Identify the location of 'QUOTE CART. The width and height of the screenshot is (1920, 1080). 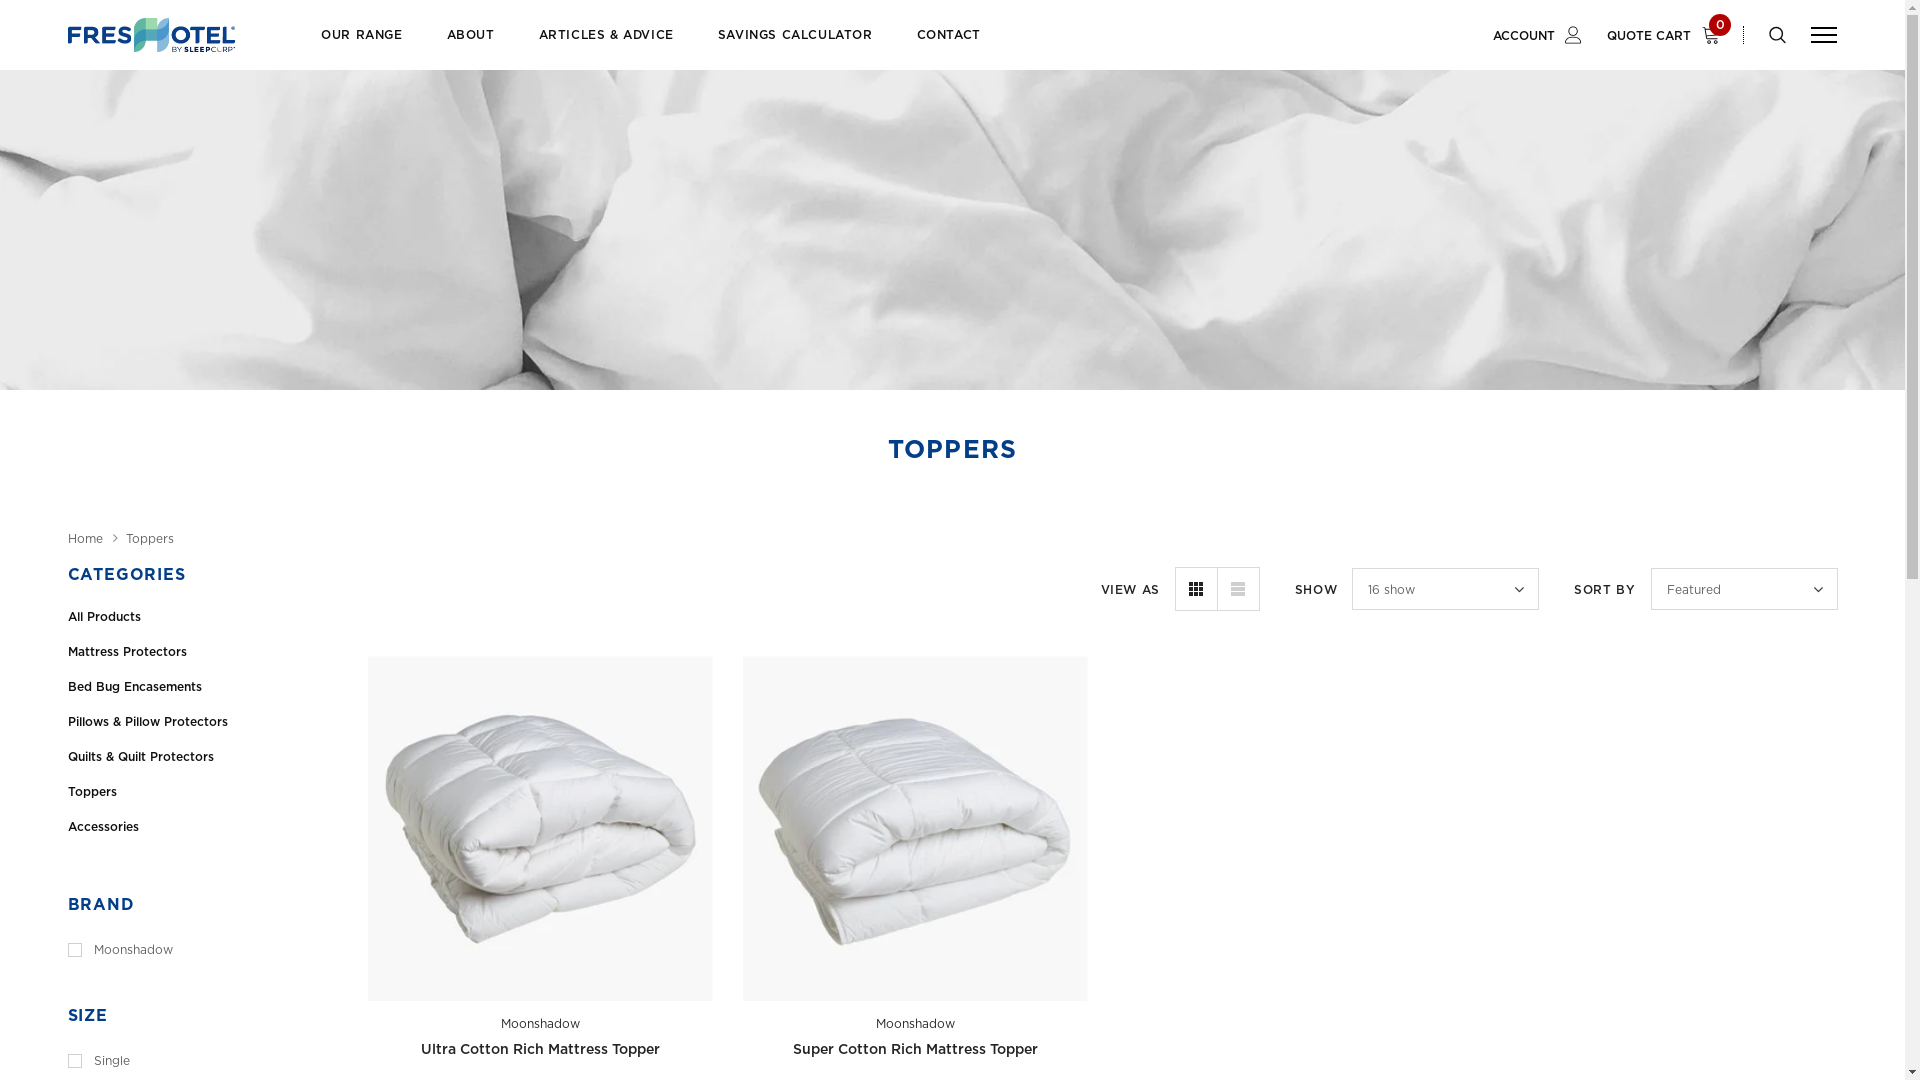
(1669, 34).